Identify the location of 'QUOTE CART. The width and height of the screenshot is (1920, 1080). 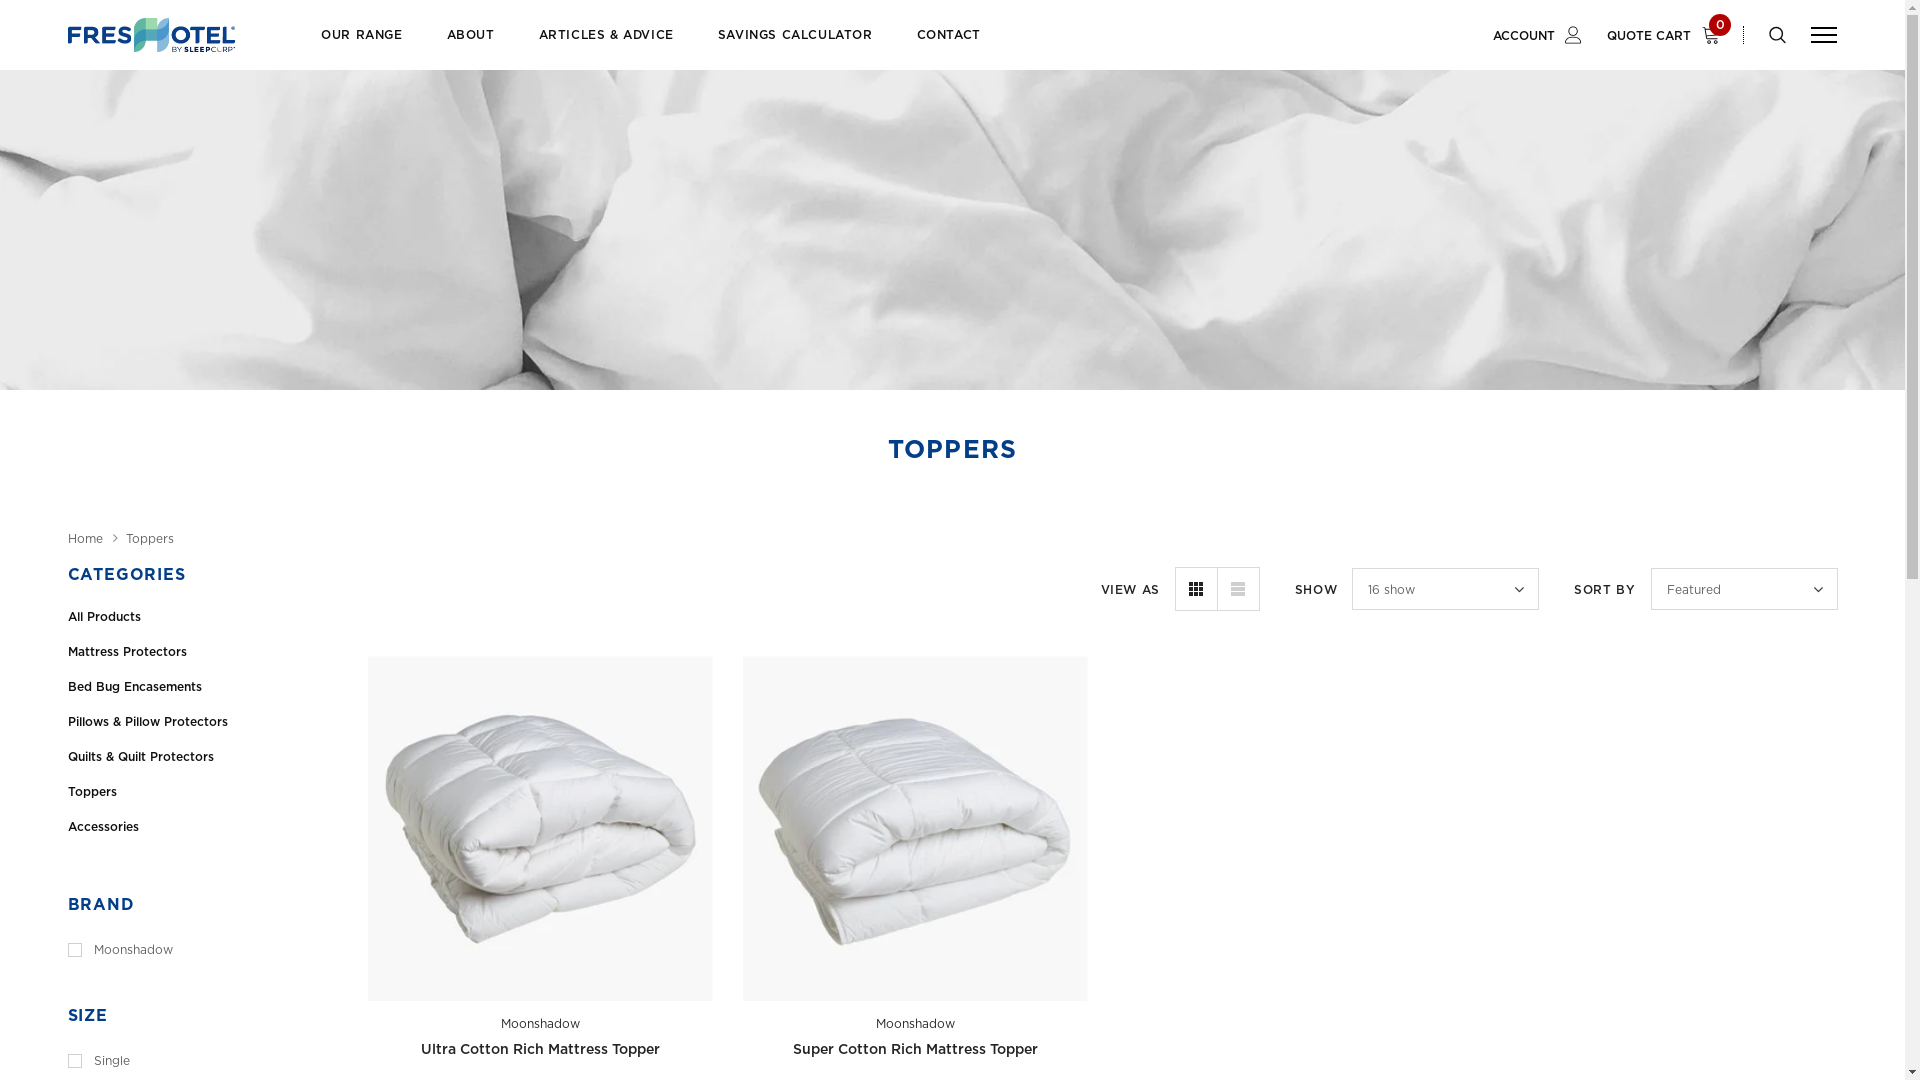
(1669, 34).